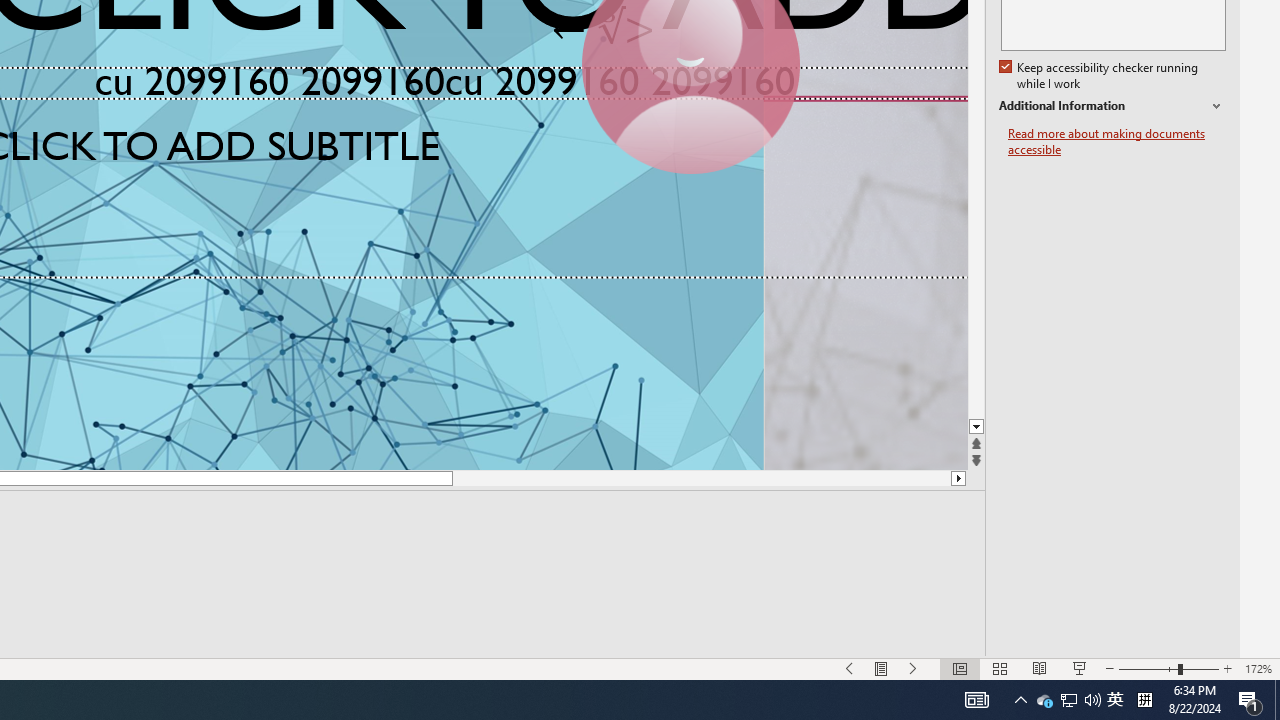 The width and height of the screenshot is (1280, 720). I want to click on 'Slide Show Next On', so click(913, 669).